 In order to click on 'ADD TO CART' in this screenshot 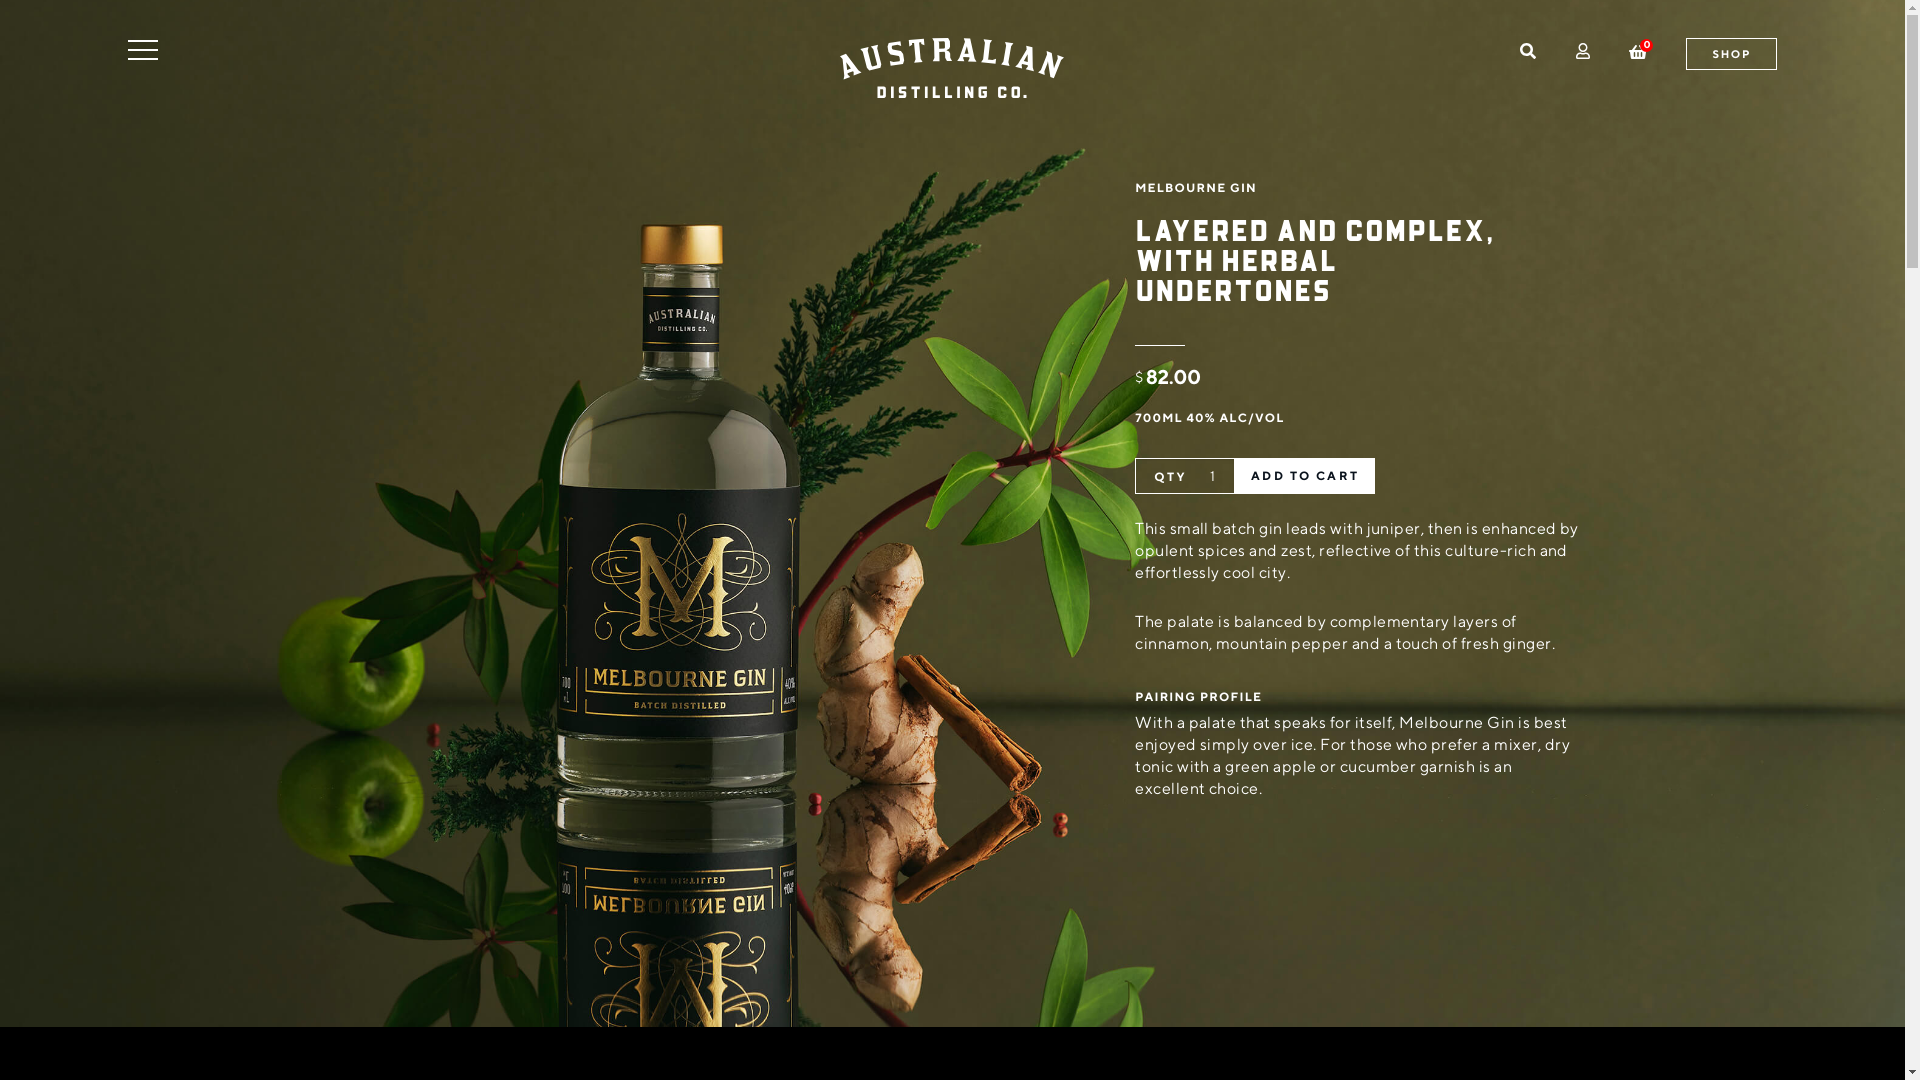, I will do `click(1233, 475)`.